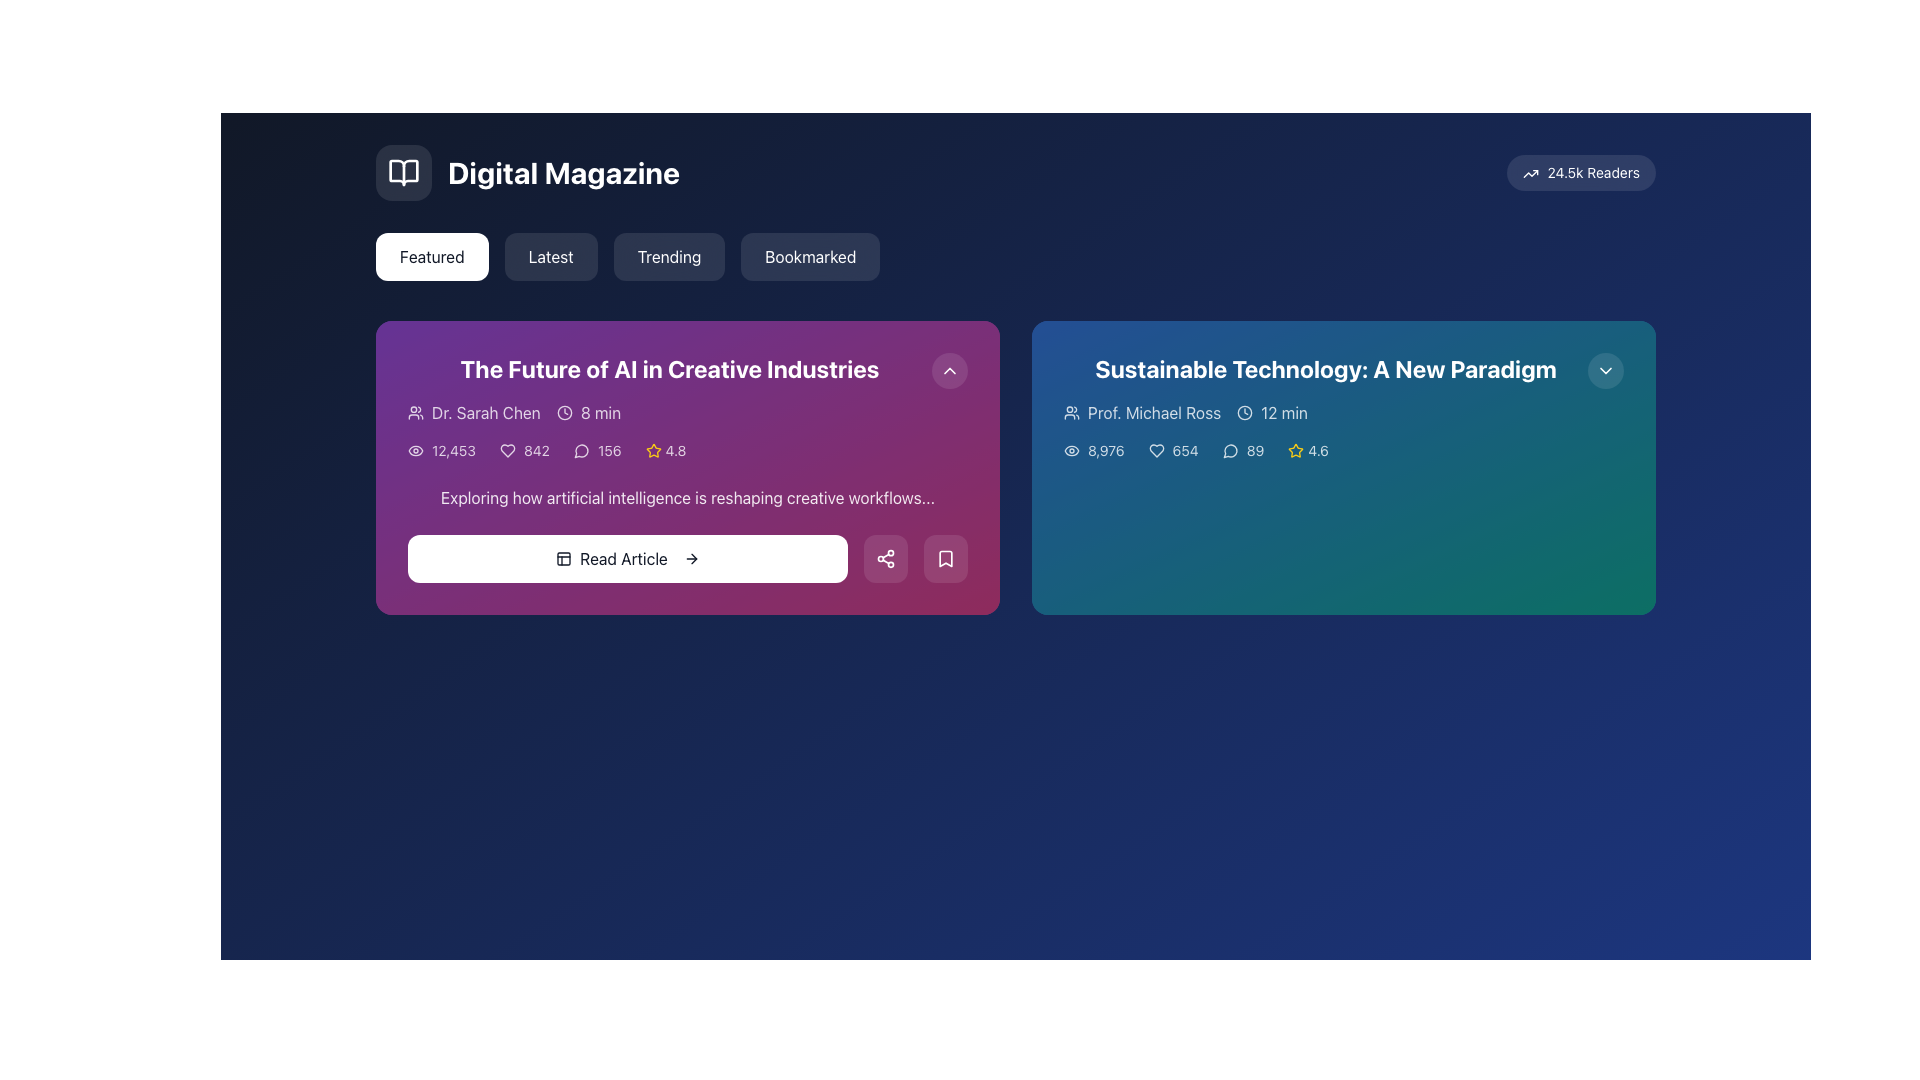 This screenshot has height=1080, width=1920. Describe the element at coordinates (1606, 370) in the screenshot. I see `the downward-pointing chevron icon within the circular background located in the top right corner of the card titled 'Sustainable Technology: A New Paradigm' for accessibility purposes` at that location.